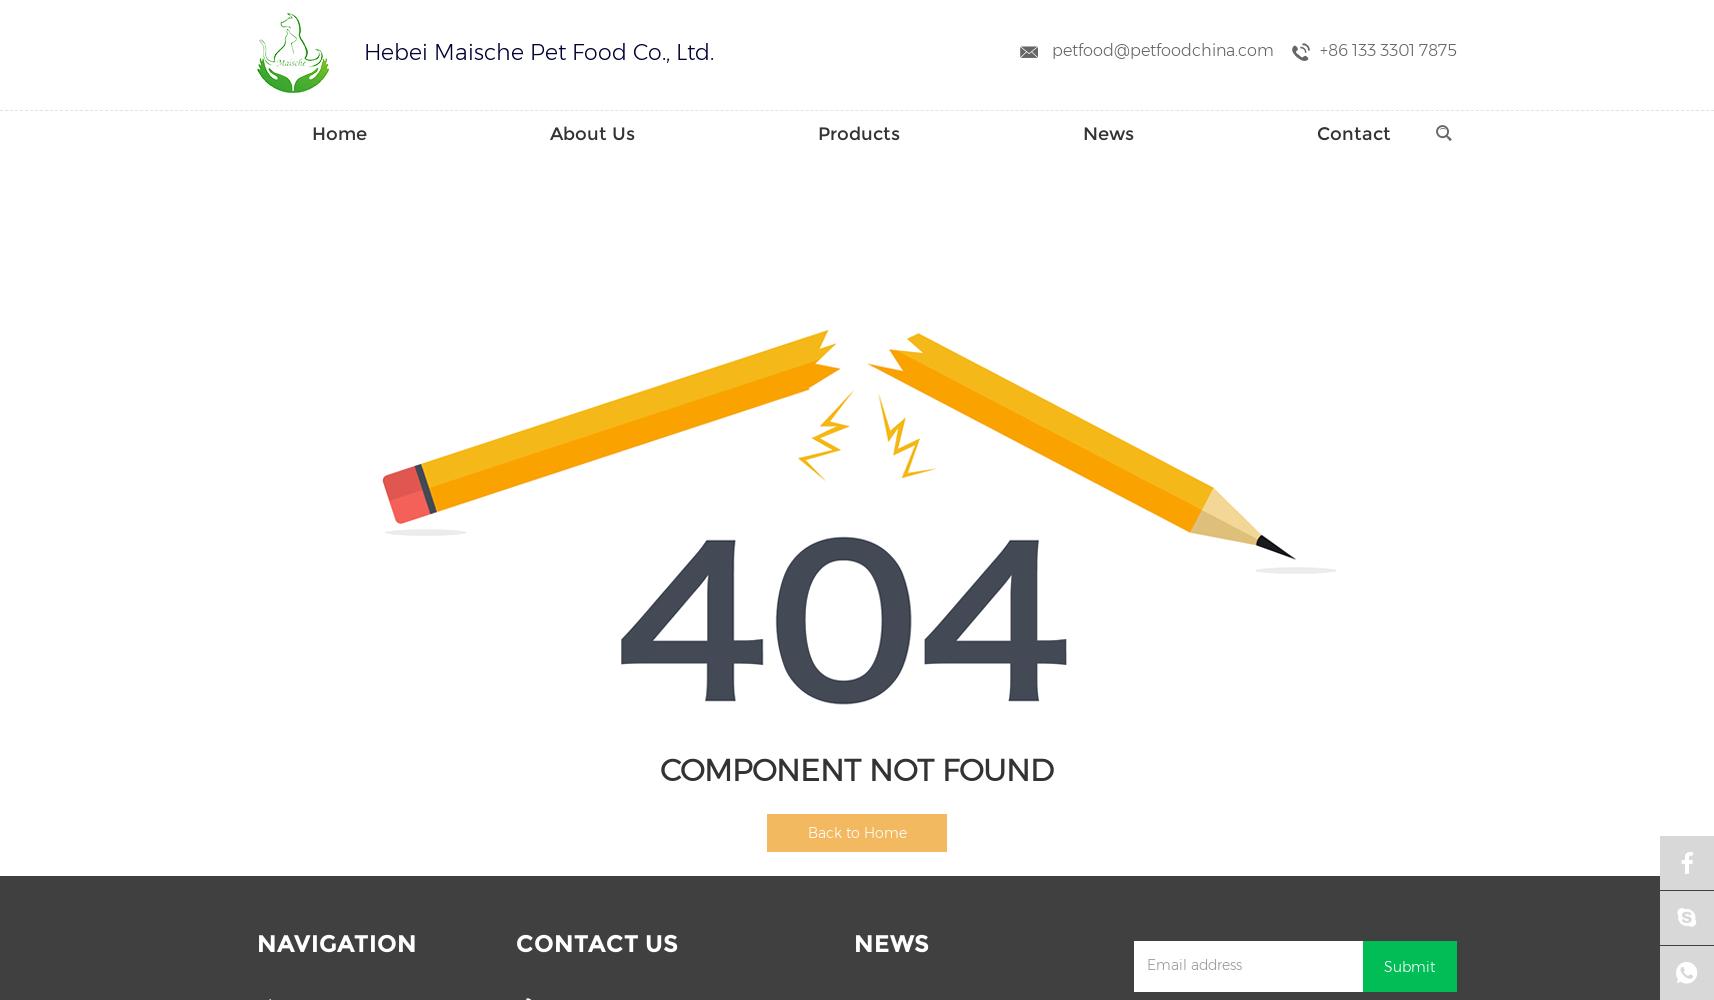 The height and width of the screenshot is (1000, 1714). I want to click on 'Contact', so click(1354, 134).